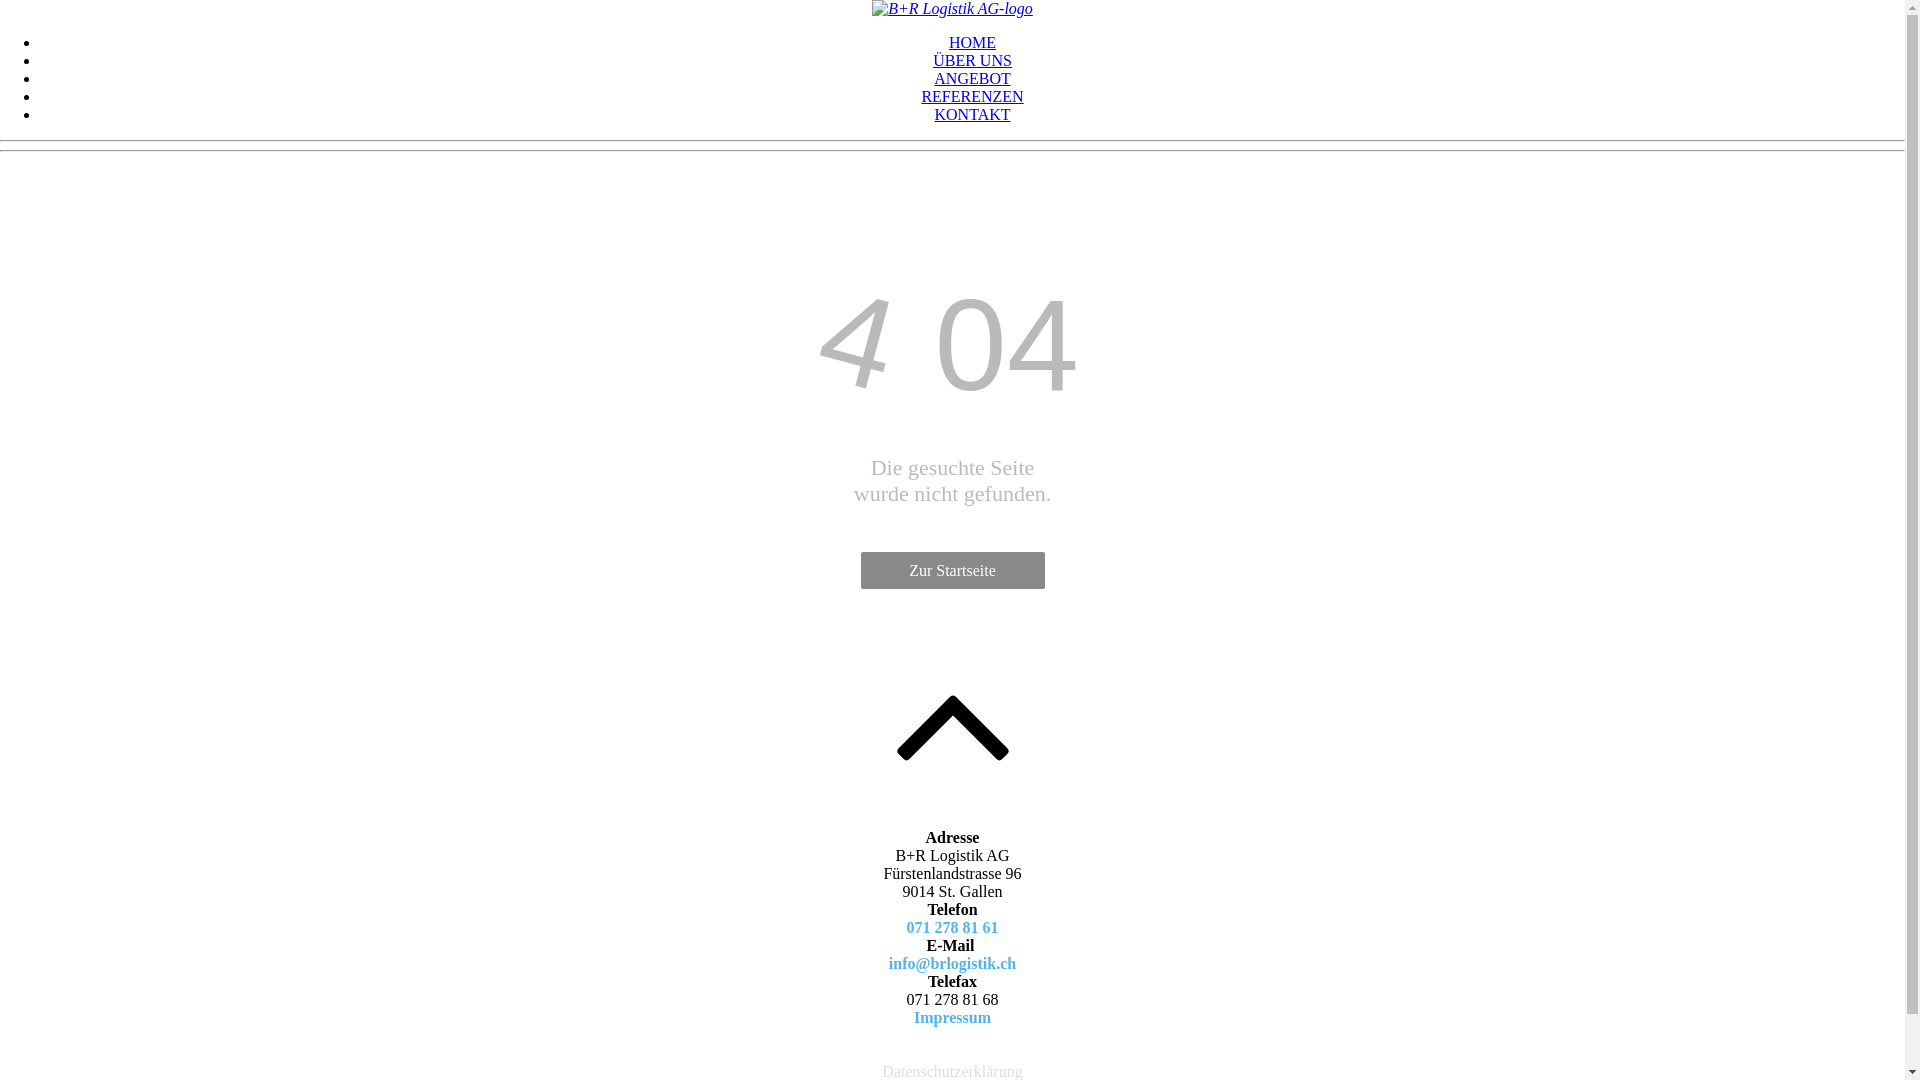 The height and width of the screenshot is (1080, 1920). What do you see at coordinates (951, 1017) in the screenshot?
I see `'Impressum'` at bounding box center [951, 1017].